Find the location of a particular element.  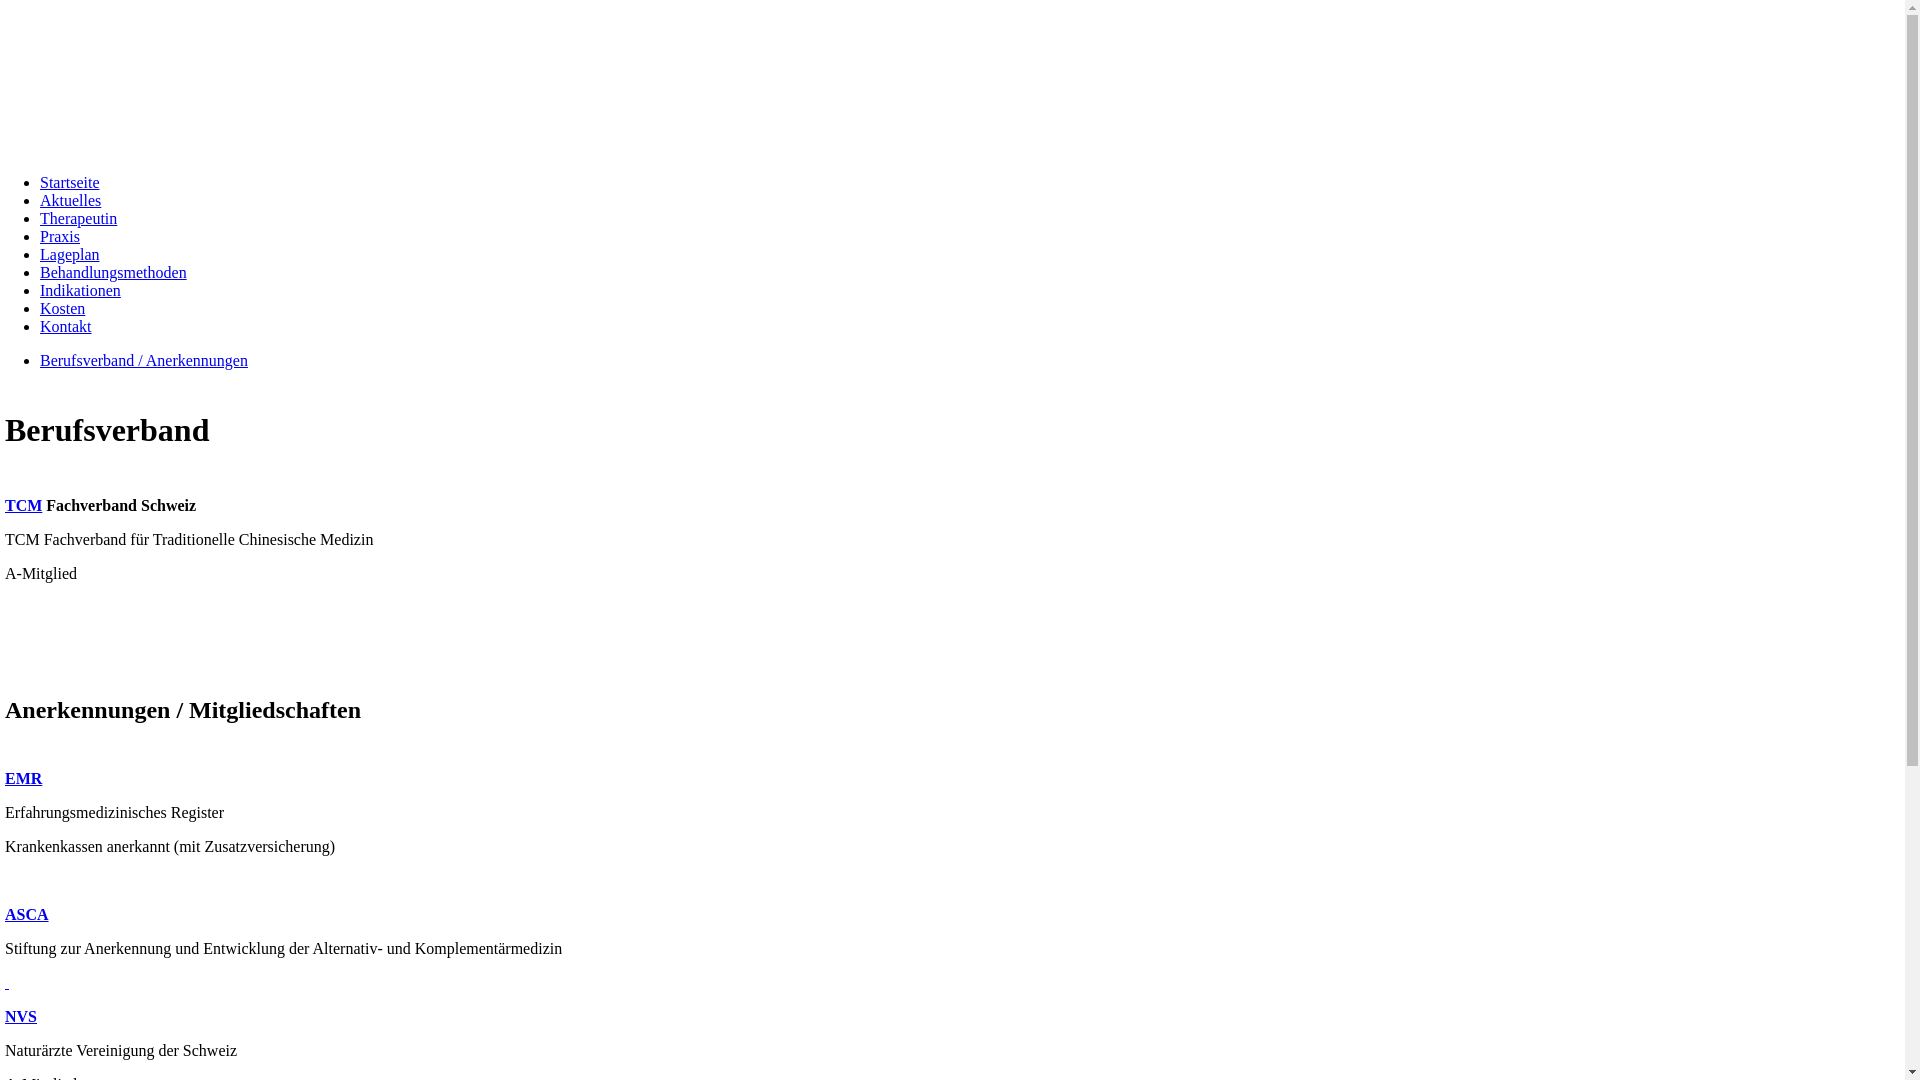

'TCM' is located at coordinates (23, 504).